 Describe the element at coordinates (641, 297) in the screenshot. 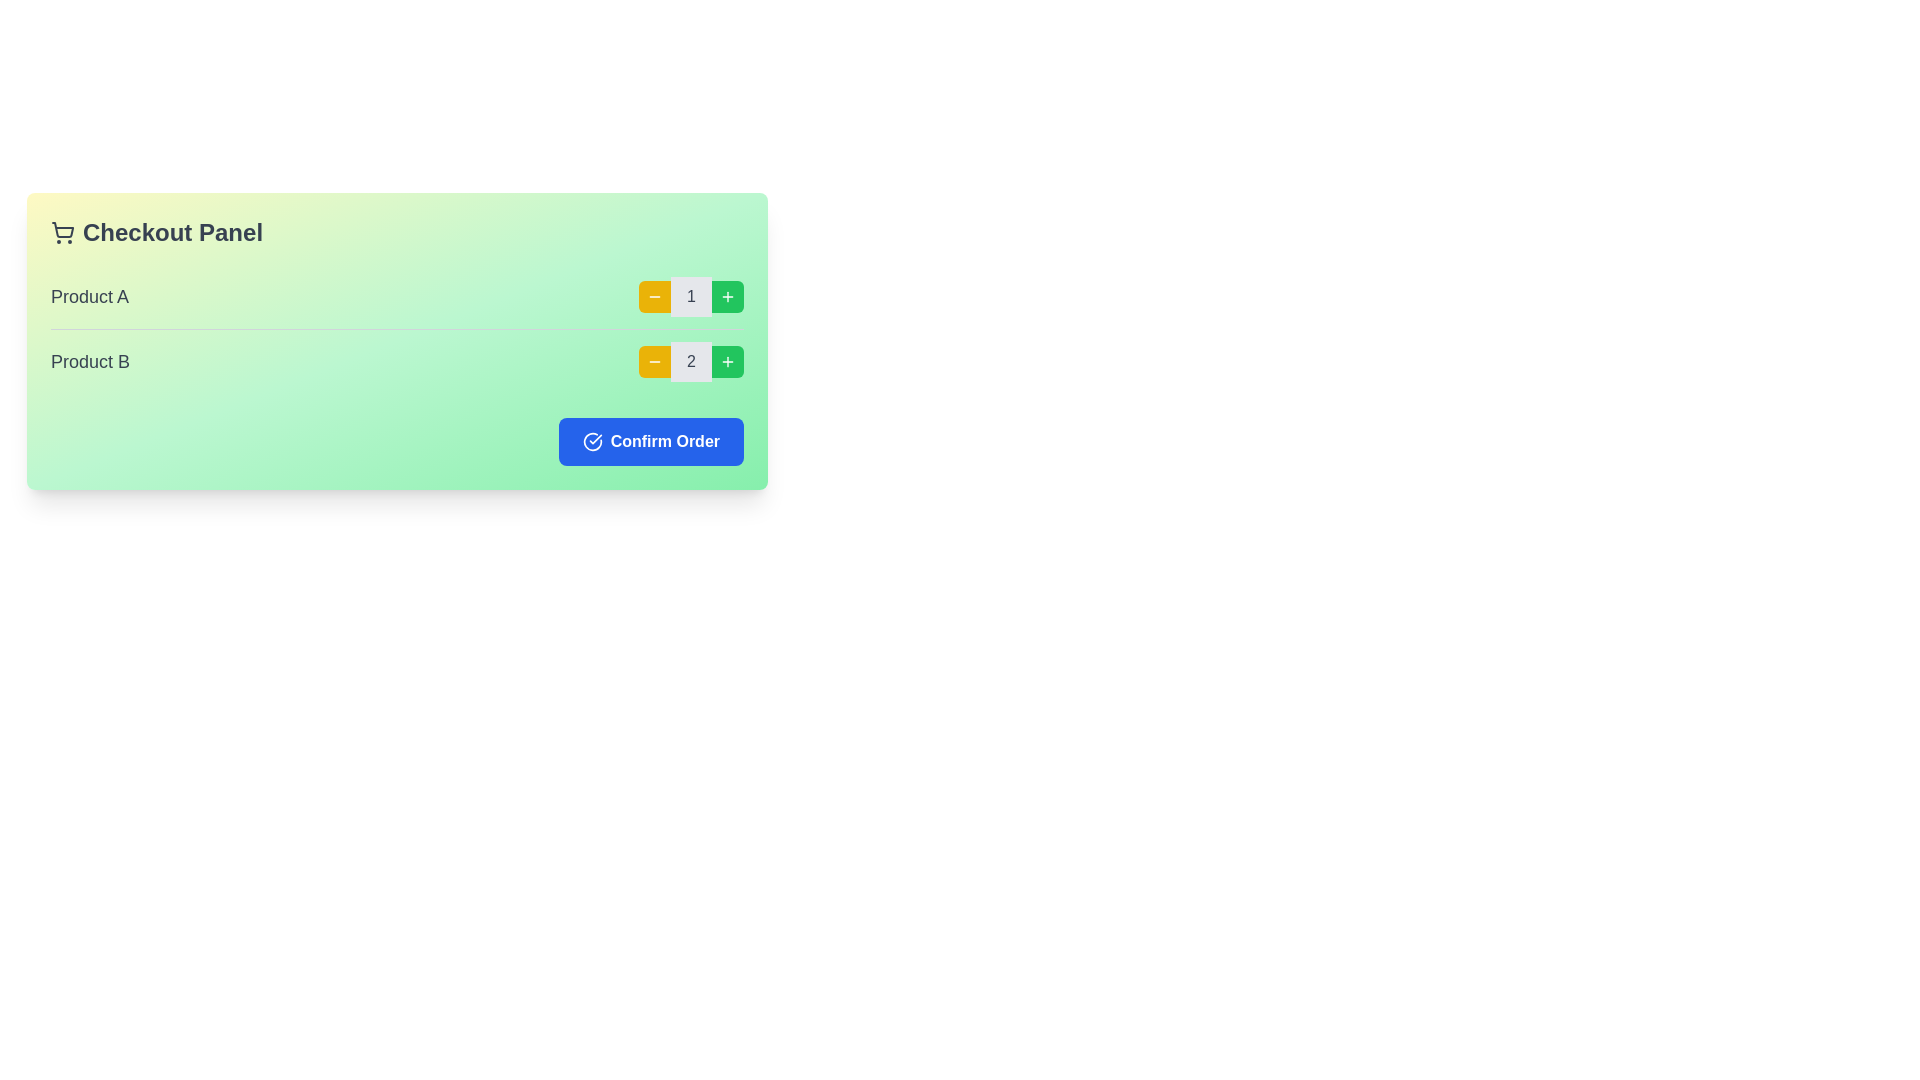

I see `the adjacent yellow minus button on the left and the green plus button on the right of the non-editable numerical display to change its value` at that location.